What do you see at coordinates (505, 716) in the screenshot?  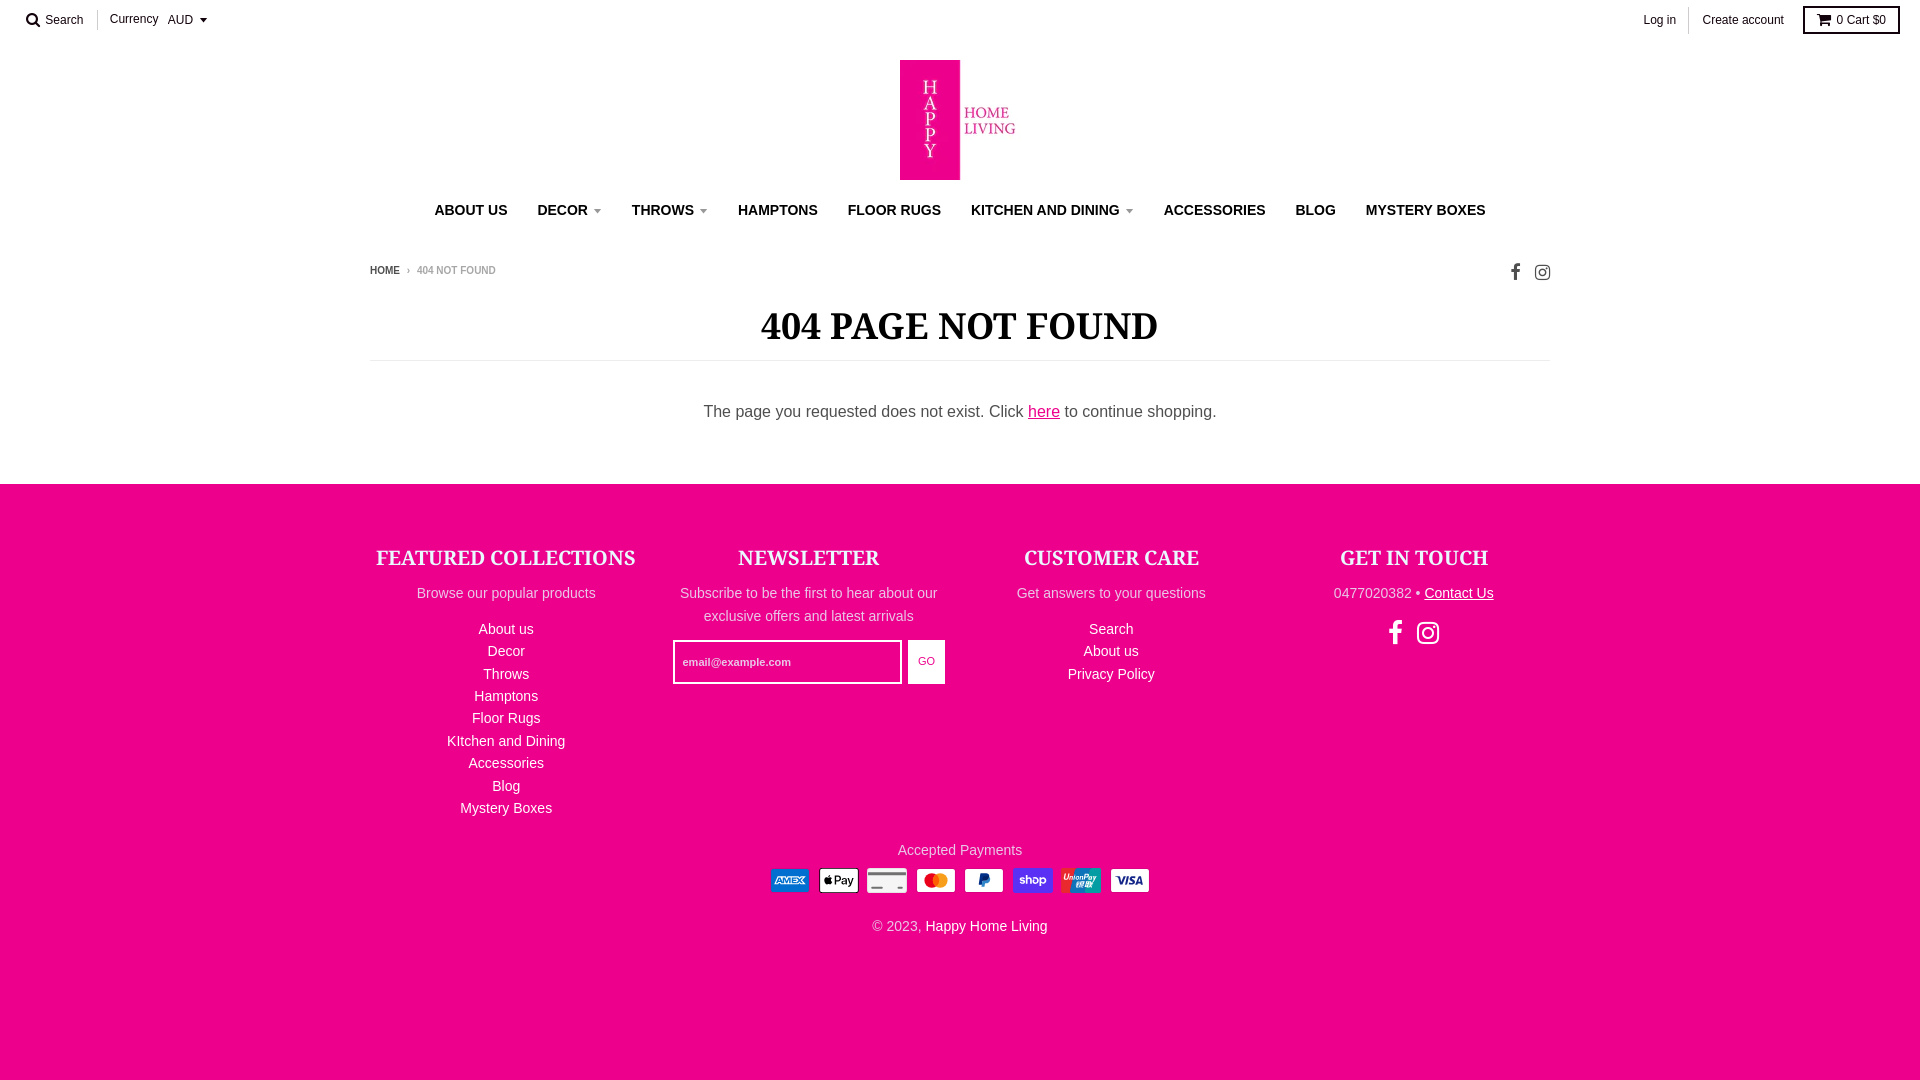 I see `'Floor Rugs'` at bounding box center [505, 716].